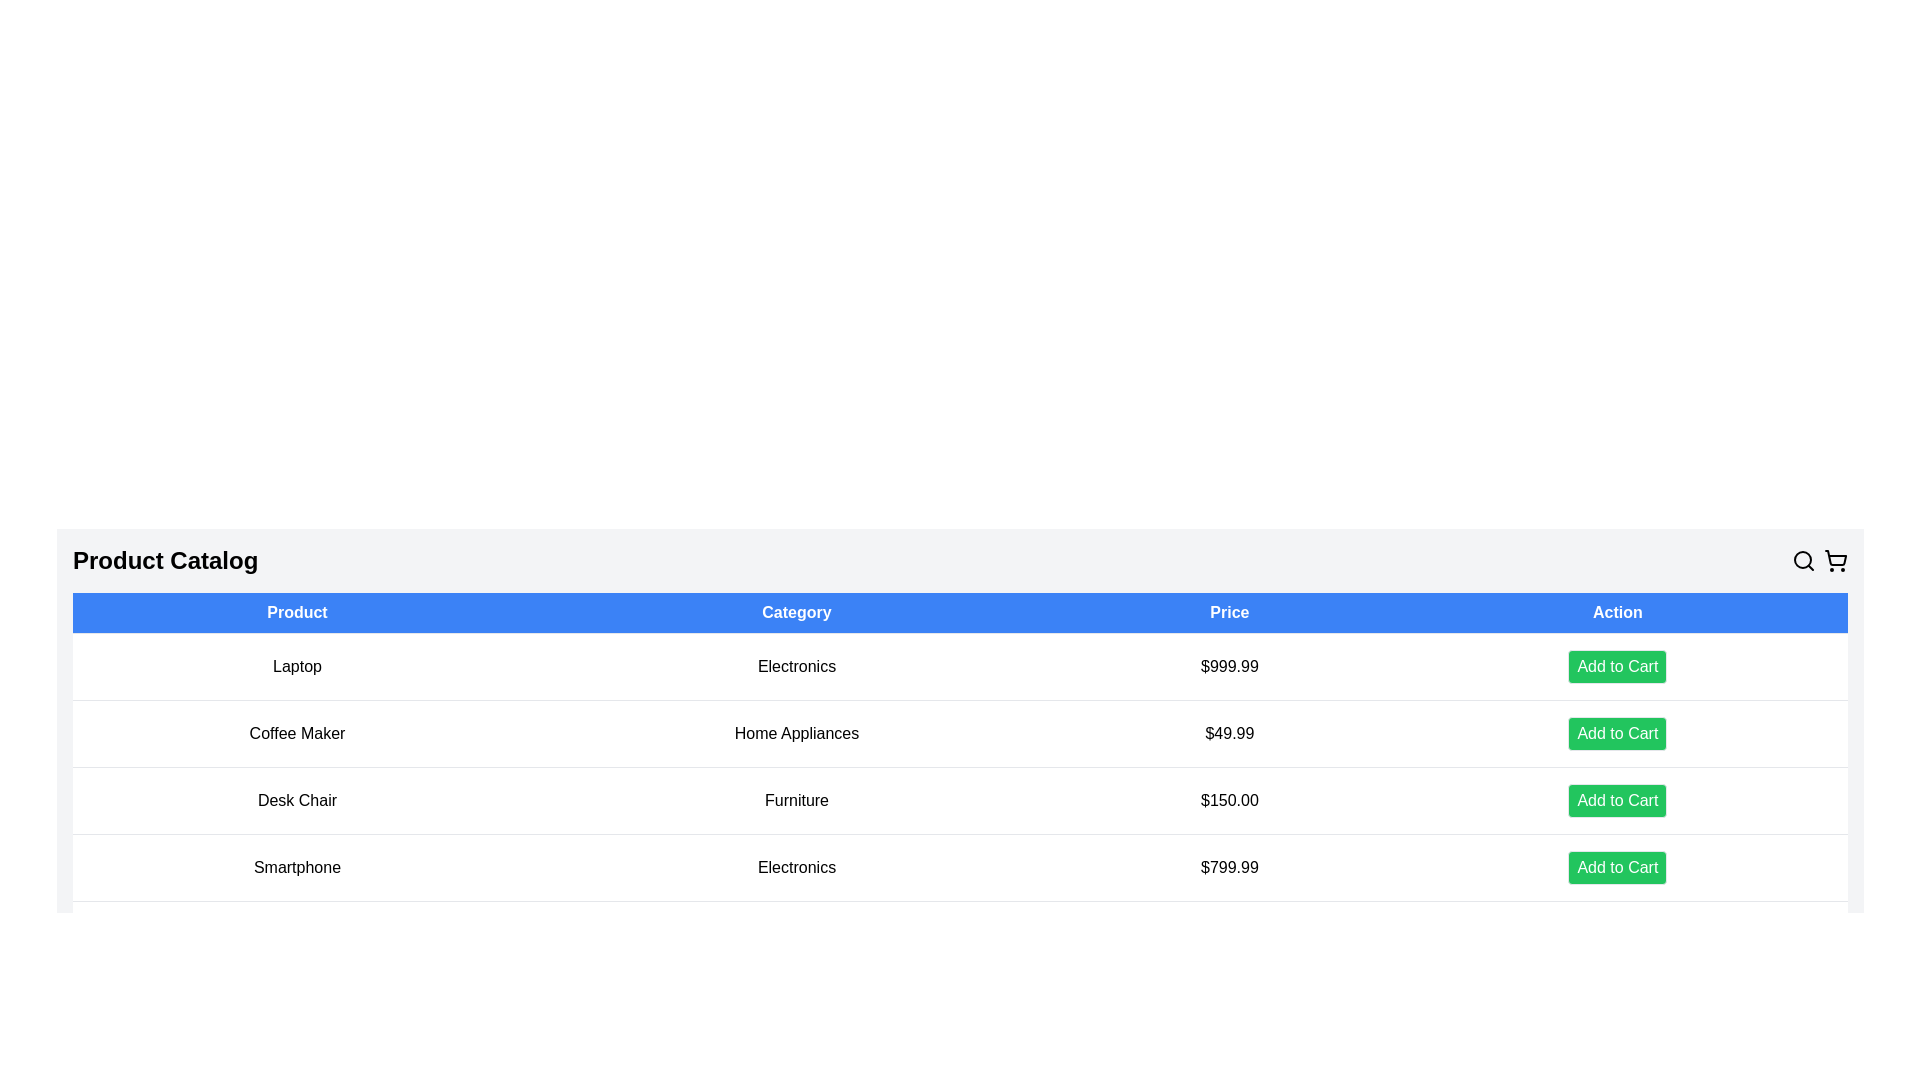 This screenshot has height=1080, width=1920. Describe the element at coordinates (1617, 800) in the screenshot. I see `the green button labeled 'Add to Cart' in the fourth row of the product list for the 'Desk Chair' priced at '$150.00'` at that location.